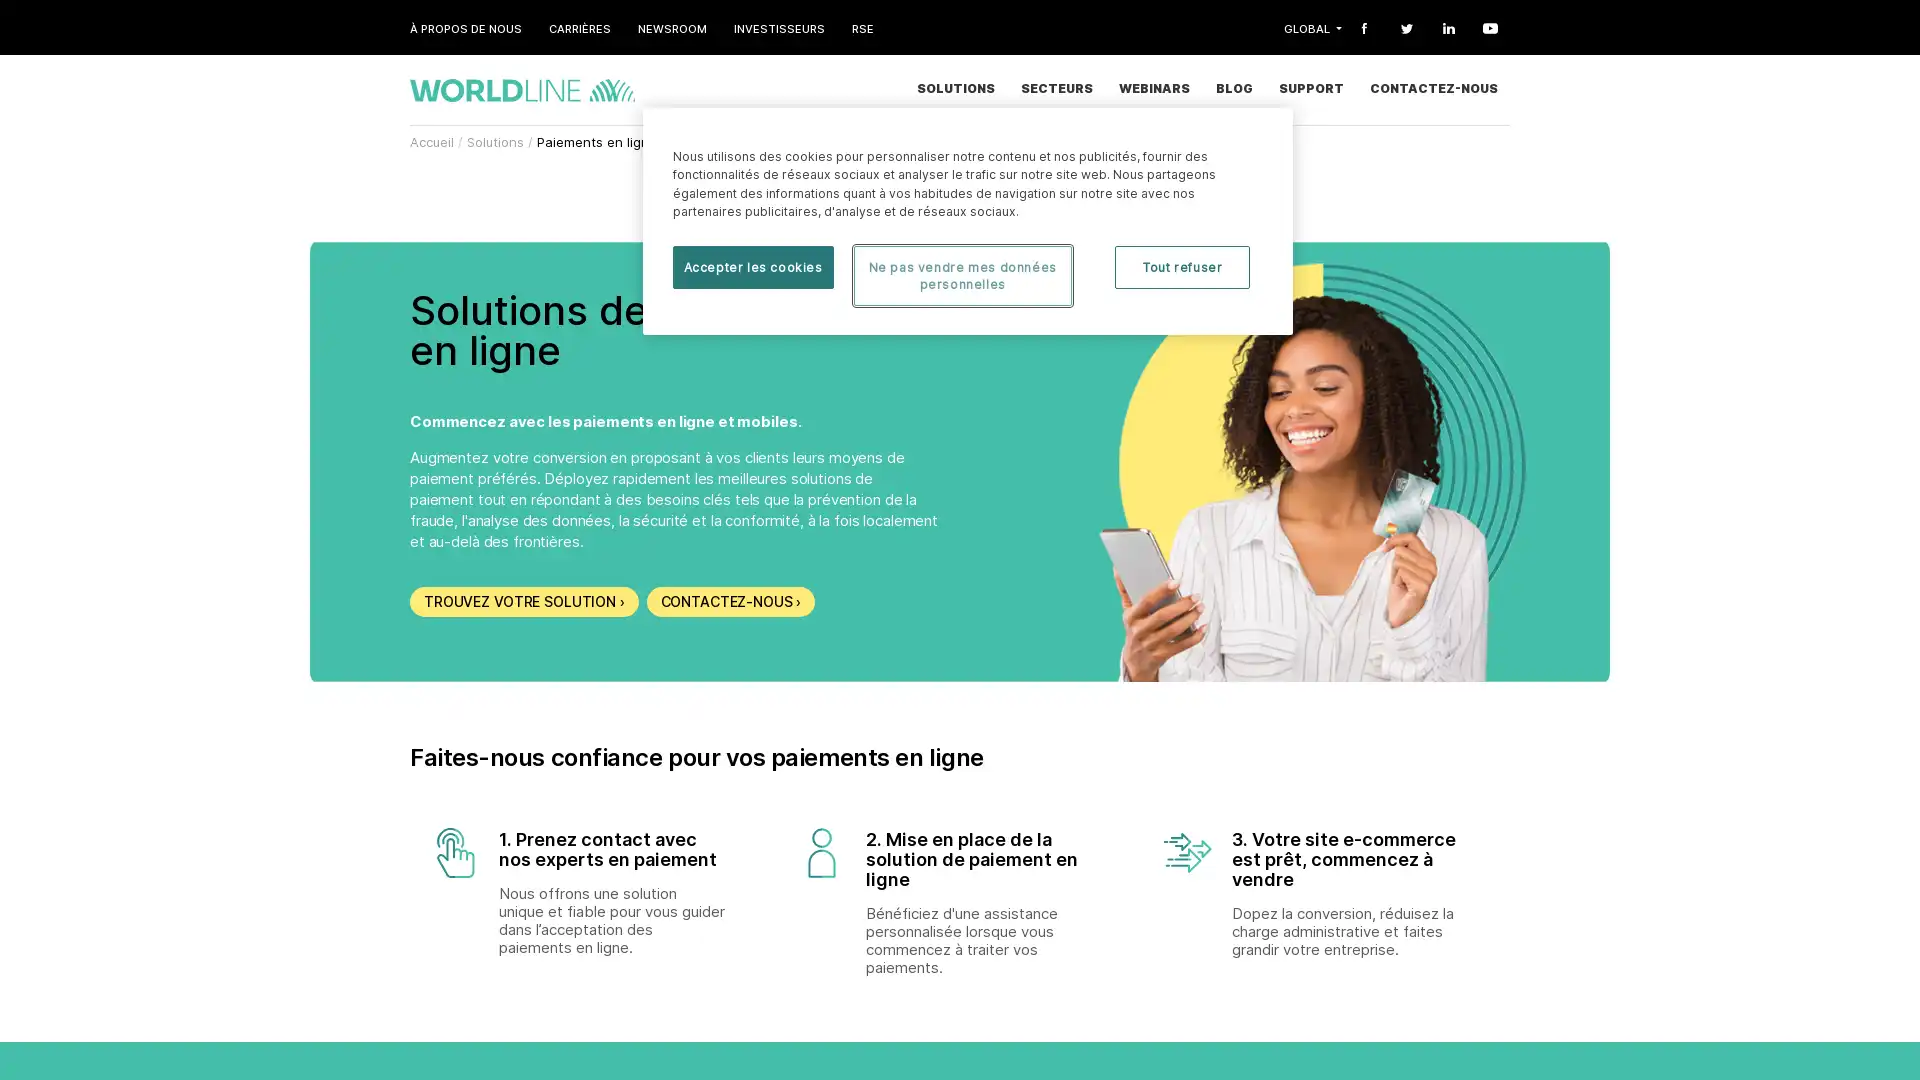  Describe the element at coordinates (751, 266) in the screenshot. I see `Accepter les cookies` at that location.